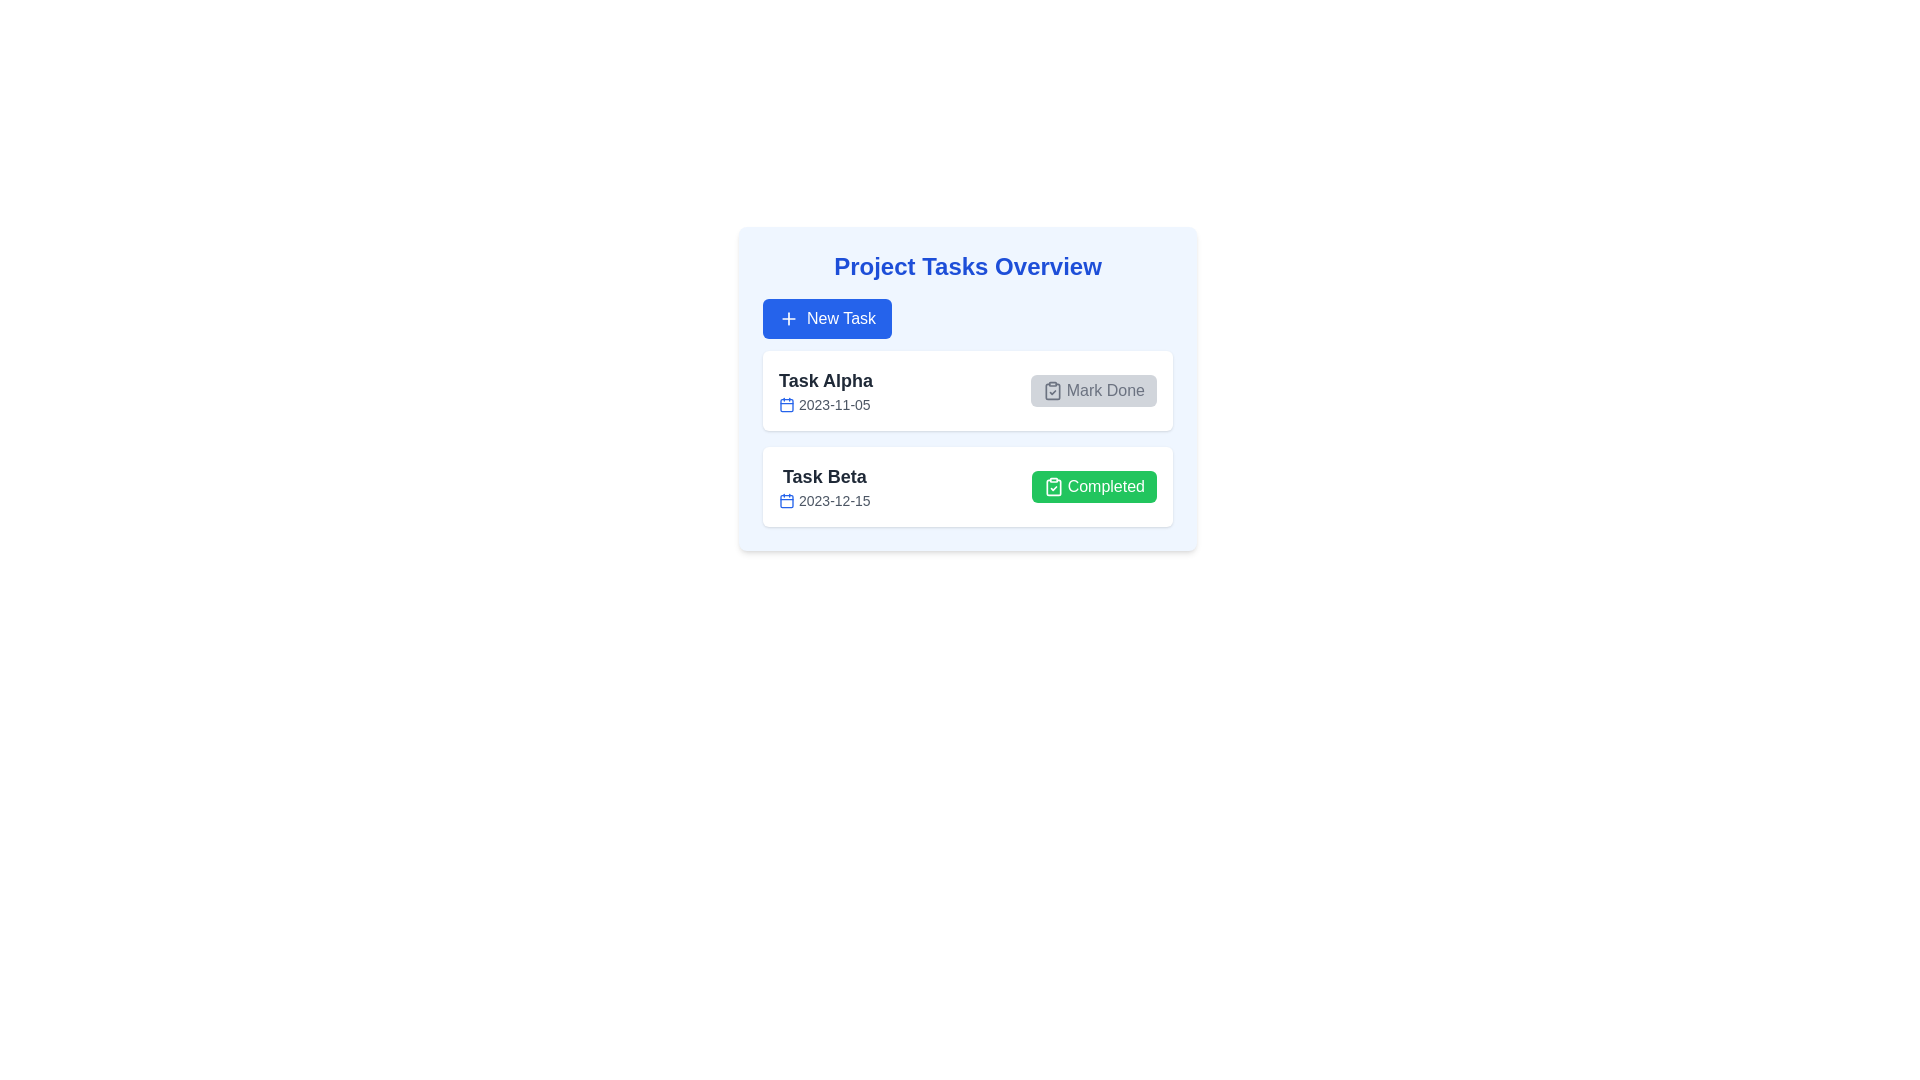 The height and width of the screenshot is (1080, 1920). What do you see at coordinates (968, 389) in the screenshot?
I see `the Task overview module, which features a light blue background and contains the title 'Project Tasks Overview' along with a 'New Task' button and task cards` at bounding box center [968, 389].